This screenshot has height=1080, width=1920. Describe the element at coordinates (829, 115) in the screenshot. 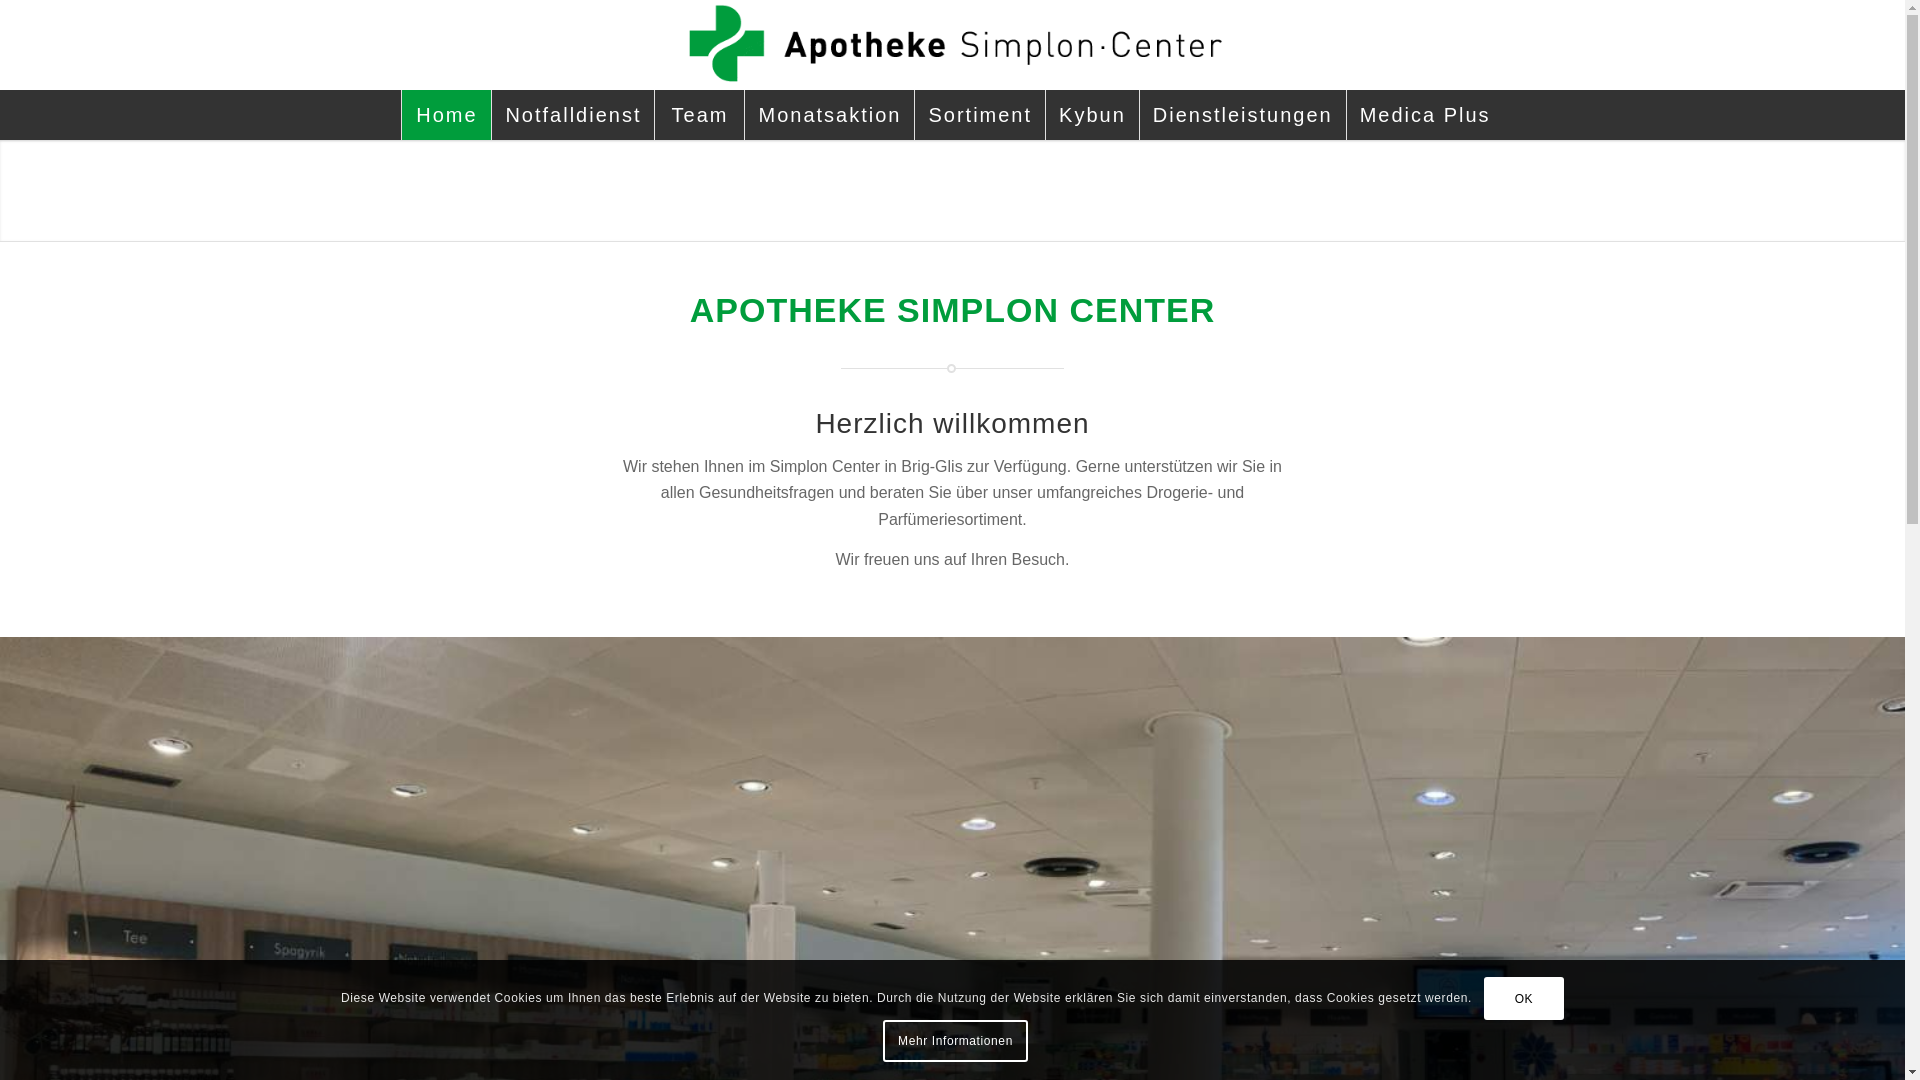

I see `'Monatsaktion'` at that location.